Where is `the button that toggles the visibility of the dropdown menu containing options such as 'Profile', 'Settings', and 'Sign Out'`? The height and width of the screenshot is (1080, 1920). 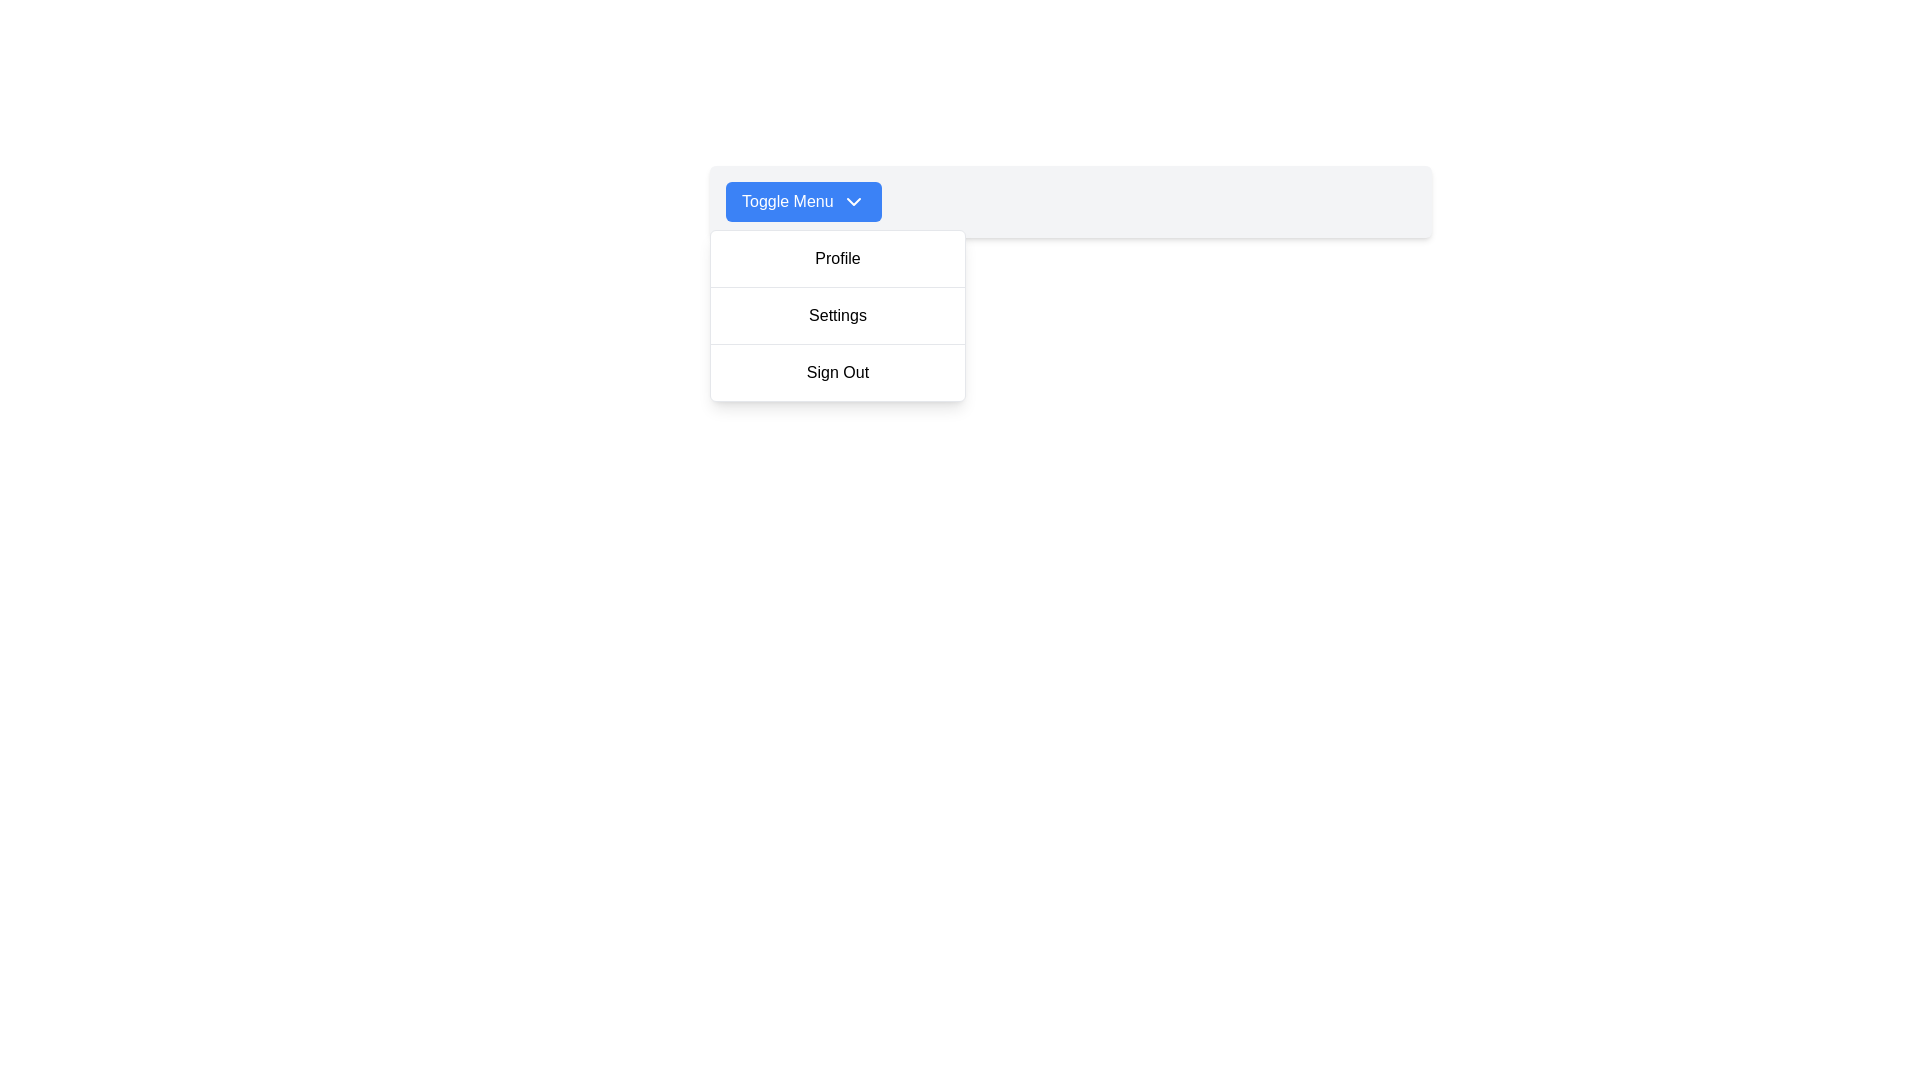
the button that toggles the visibility of the dropdown menu containing options such as 'Profile', 'Settings', and 'Sign Out' is located at coordinates (803, 201).